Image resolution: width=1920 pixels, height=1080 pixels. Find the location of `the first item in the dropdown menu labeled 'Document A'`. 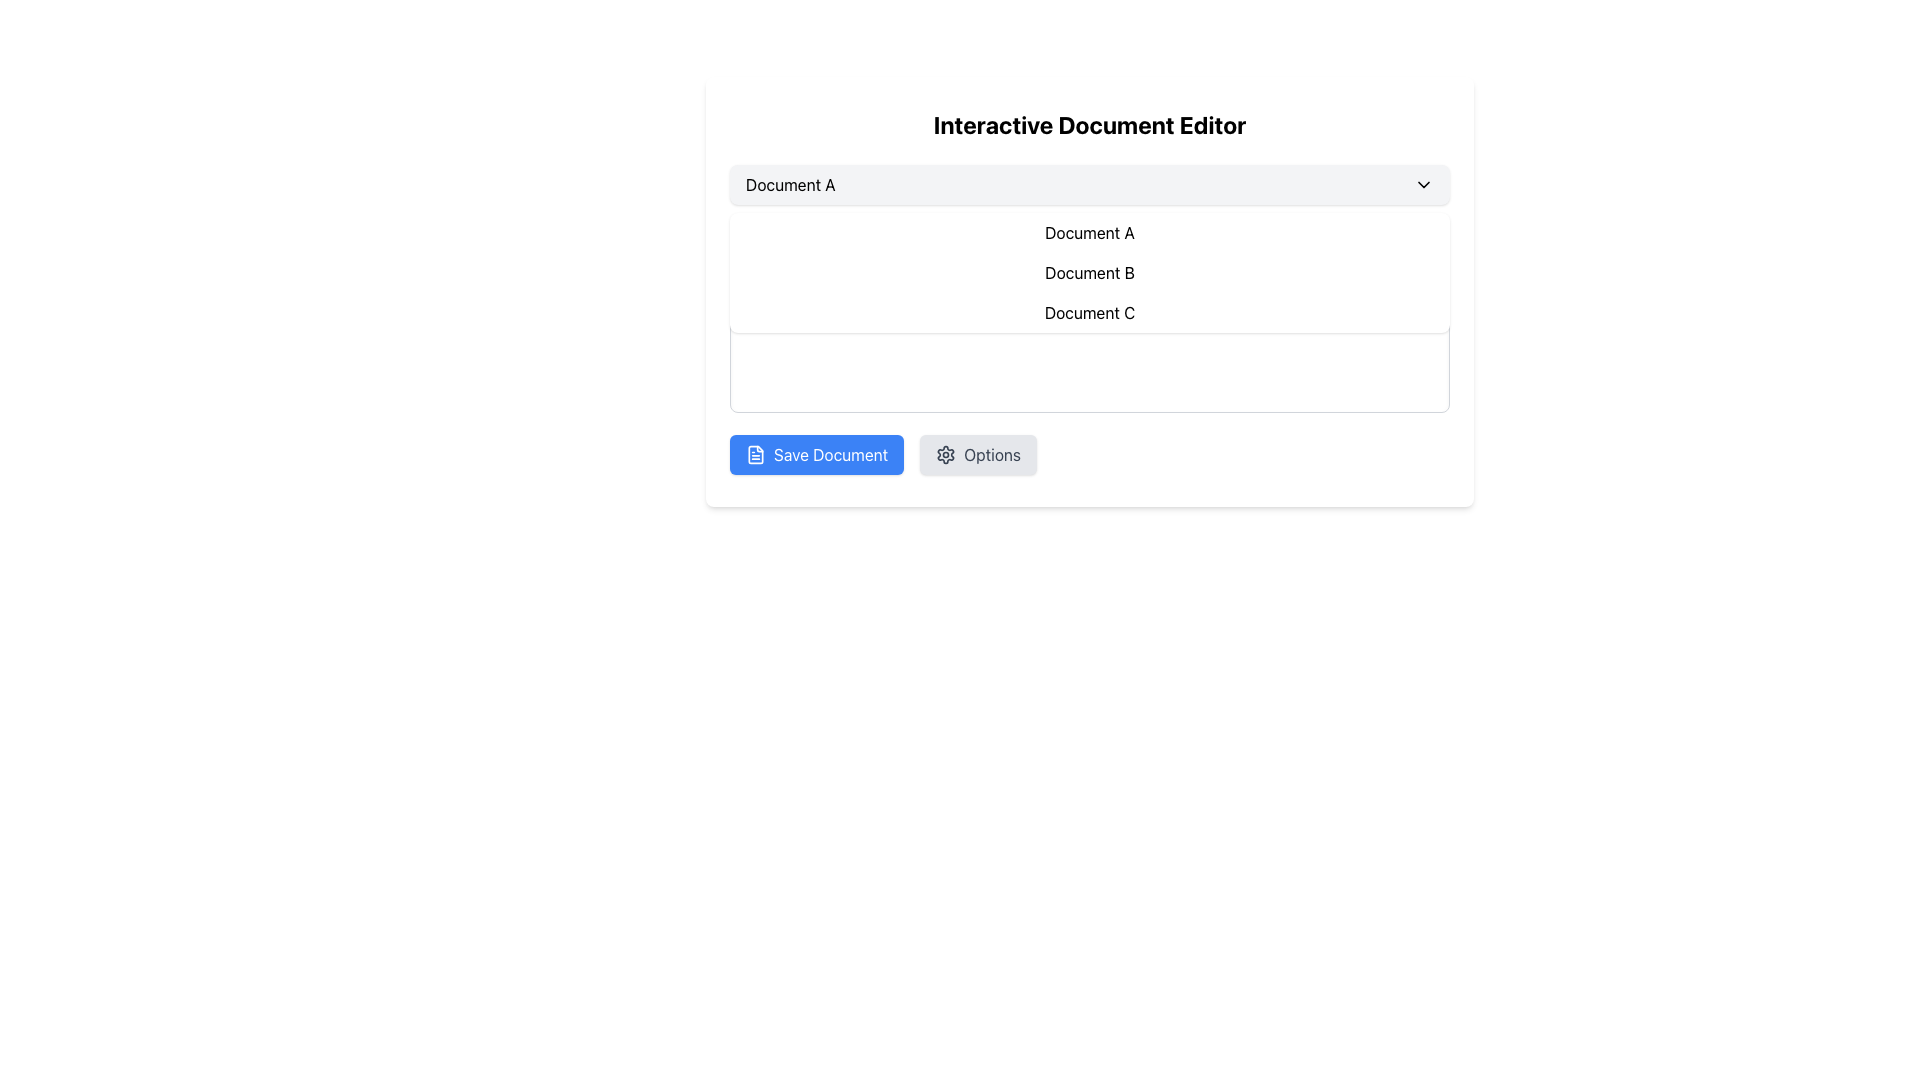

the first item in the dropdown menu labeled 'Document A' is located at coordinates (1088, 231).